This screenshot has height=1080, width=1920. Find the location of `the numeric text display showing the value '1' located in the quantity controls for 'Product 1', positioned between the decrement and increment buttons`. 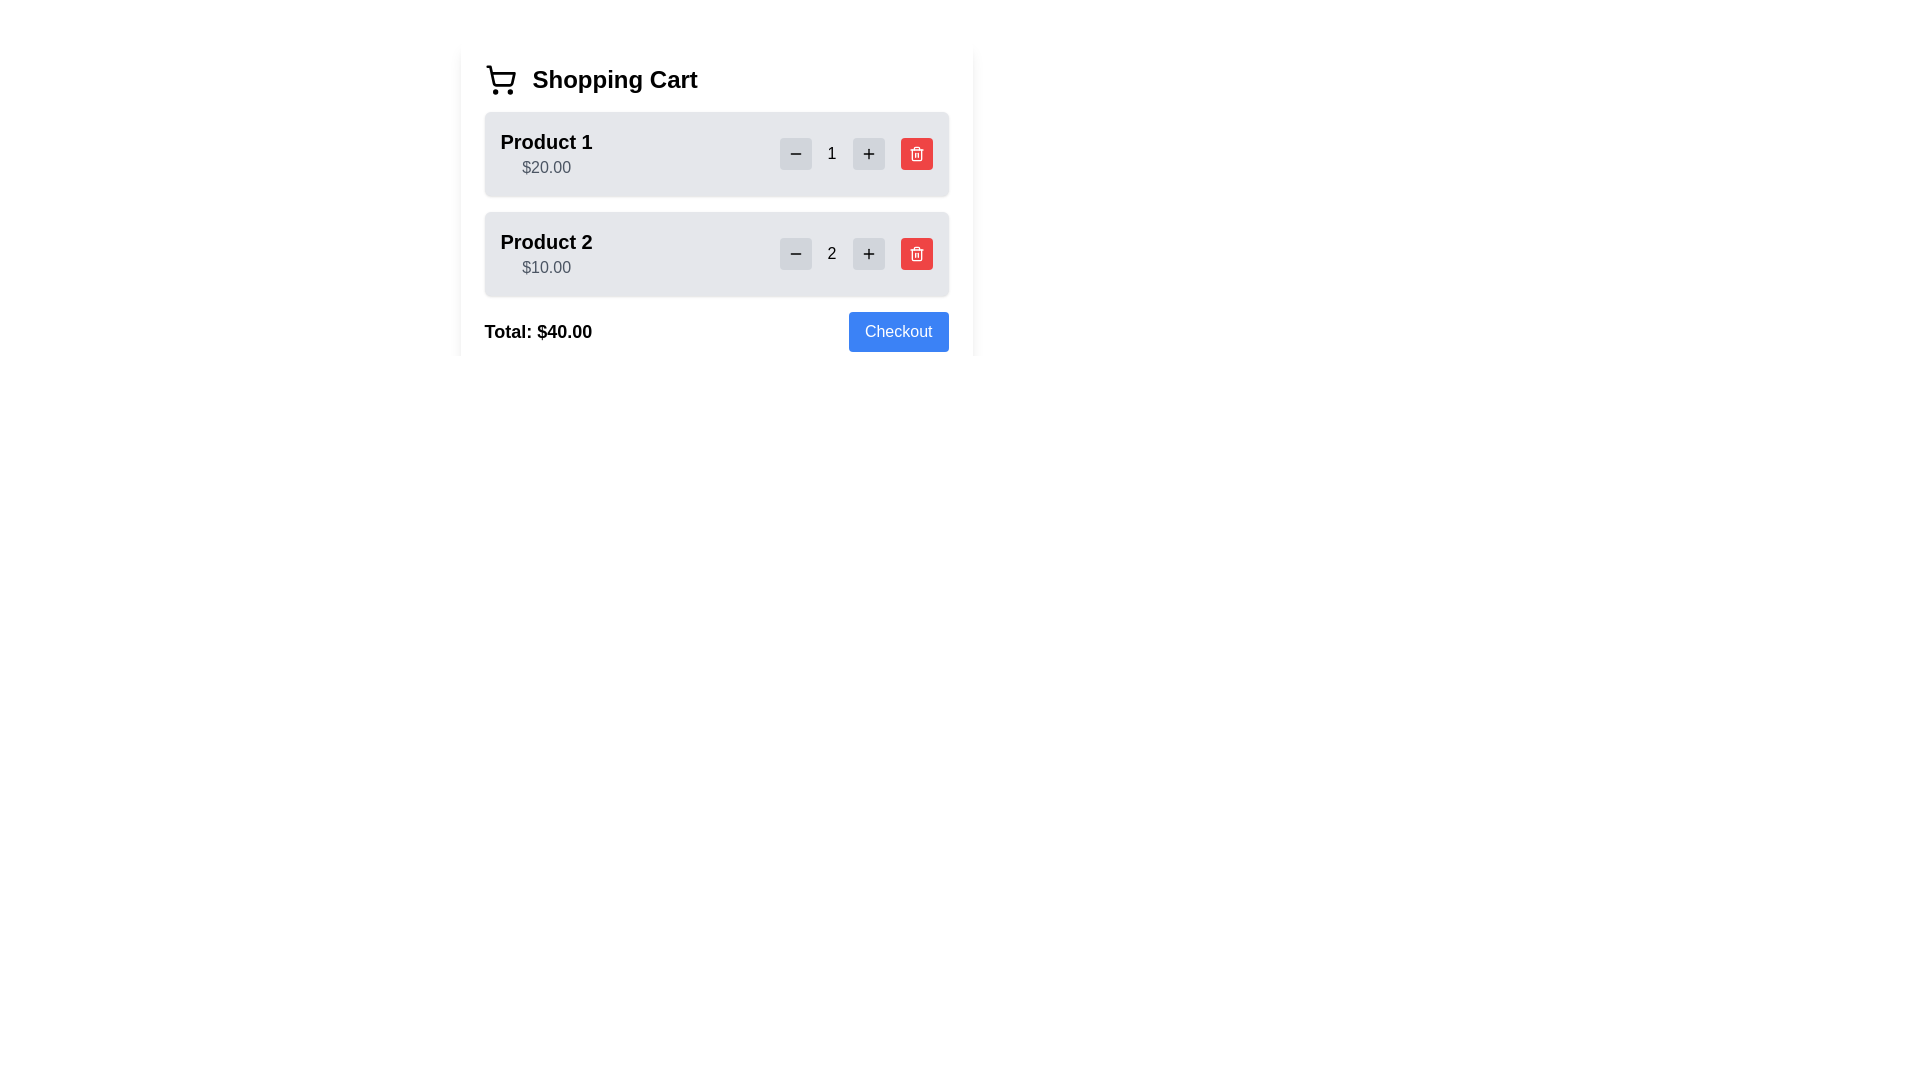

the numeric text display showing the value '1' located in the quantity controls for 'Product 1', positioned between the decrement and increment buttons is located at coordinates (856, 153).